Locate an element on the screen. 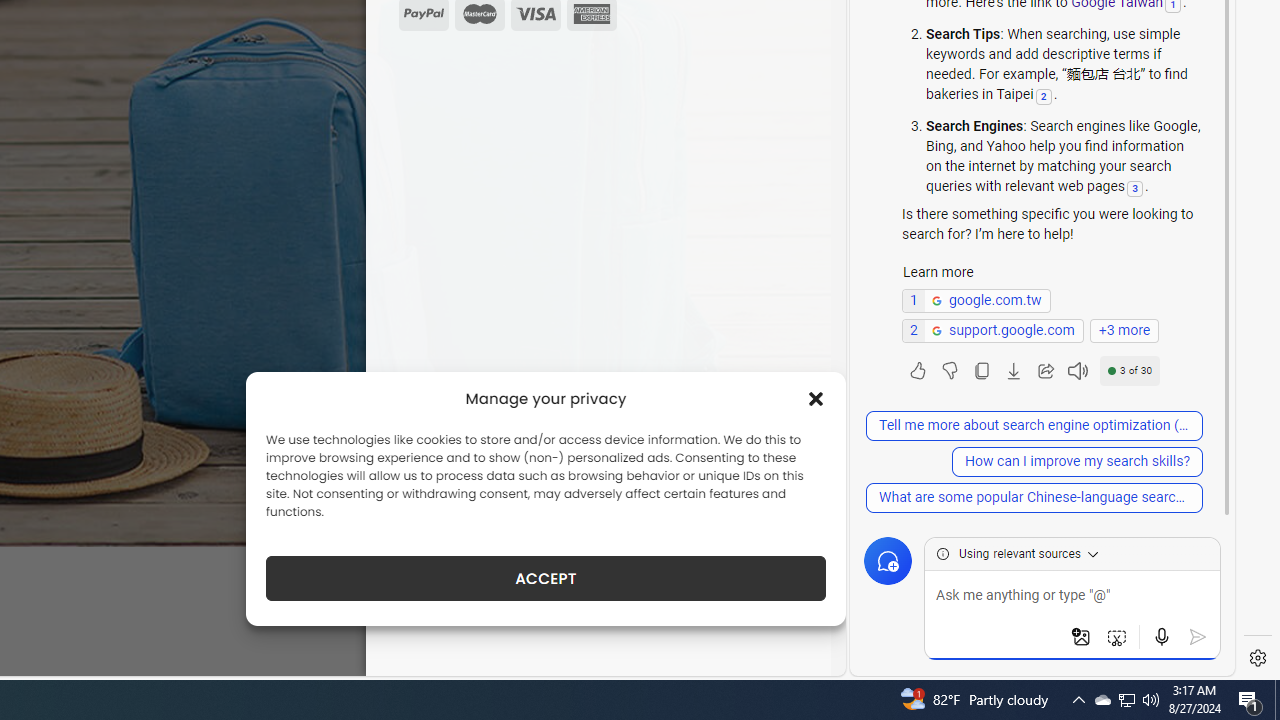 The height and width of the screenshot is (720, 1280). 'Class: cmplz-close' is located at coordinates (816, 398).